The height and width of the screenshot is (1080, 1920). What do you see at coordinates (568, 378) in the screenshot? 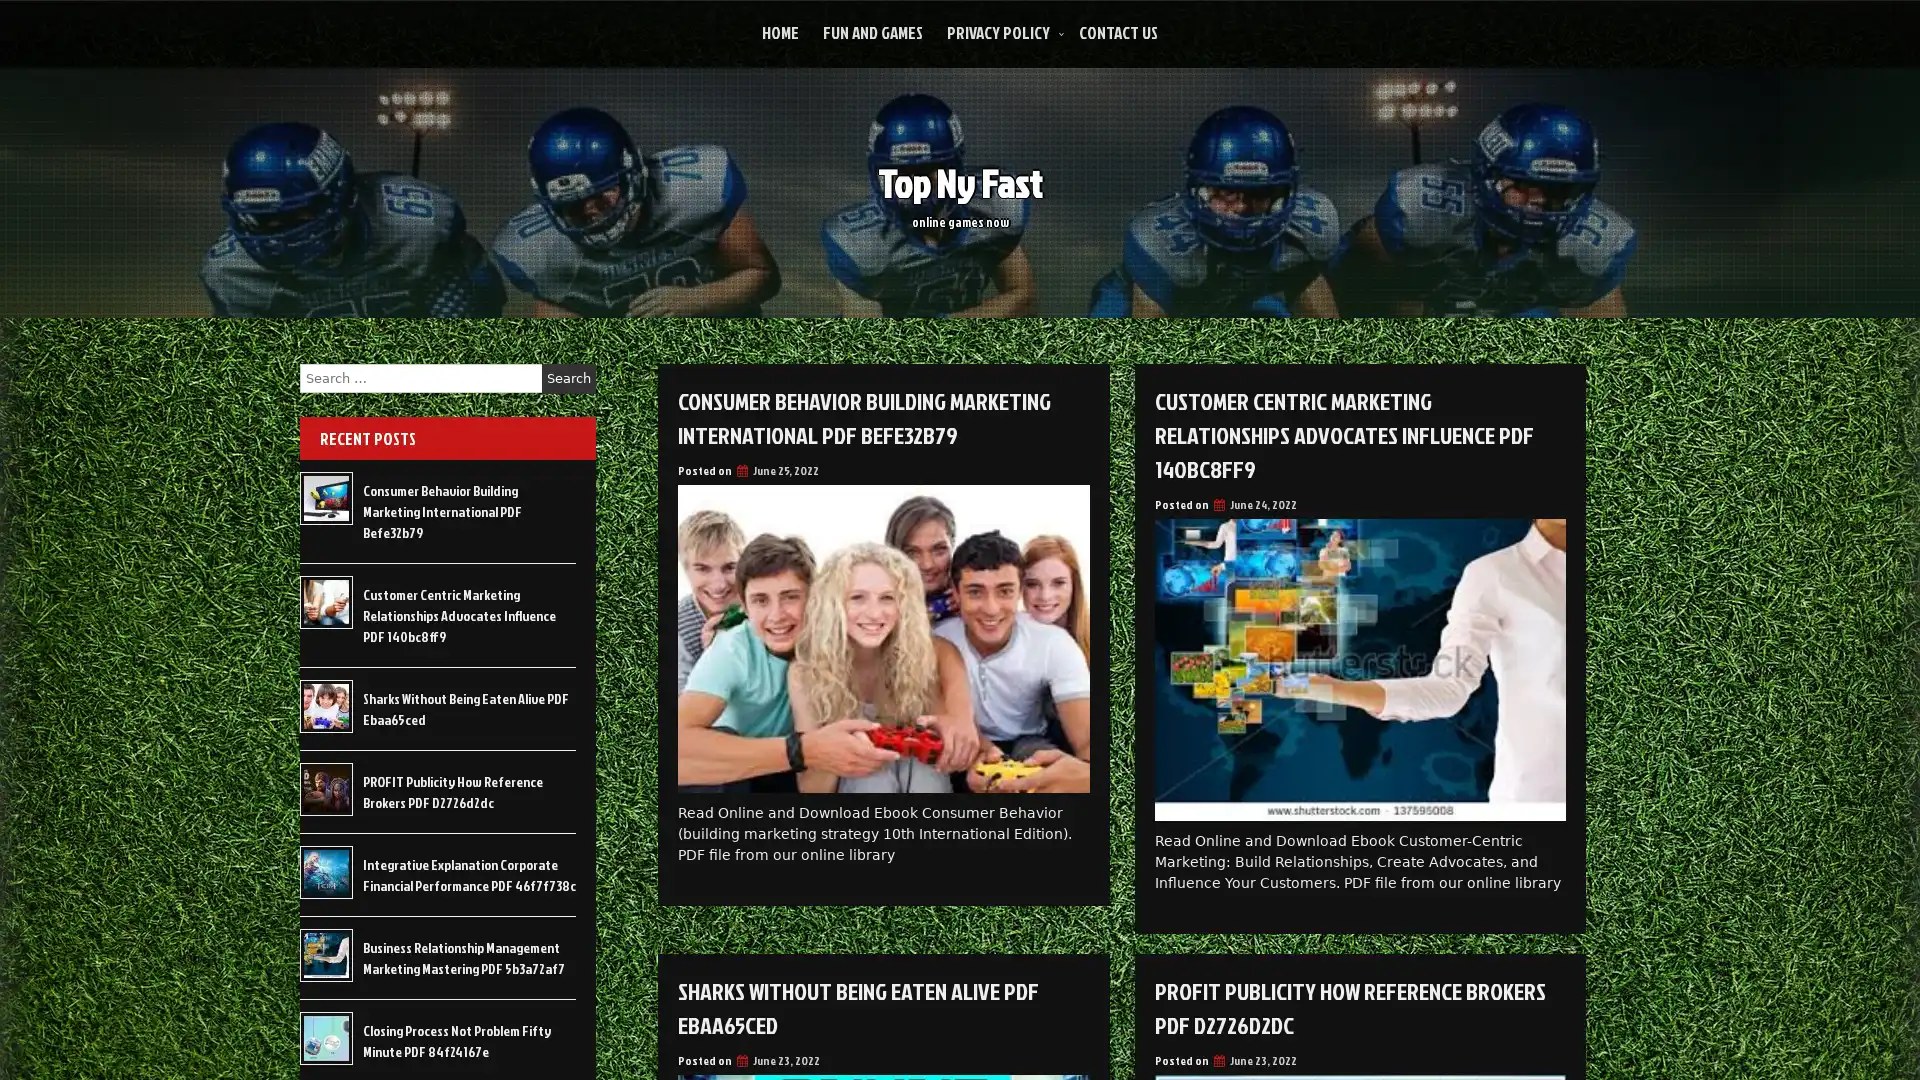
I see `Search` at bounding box center [568, 378].